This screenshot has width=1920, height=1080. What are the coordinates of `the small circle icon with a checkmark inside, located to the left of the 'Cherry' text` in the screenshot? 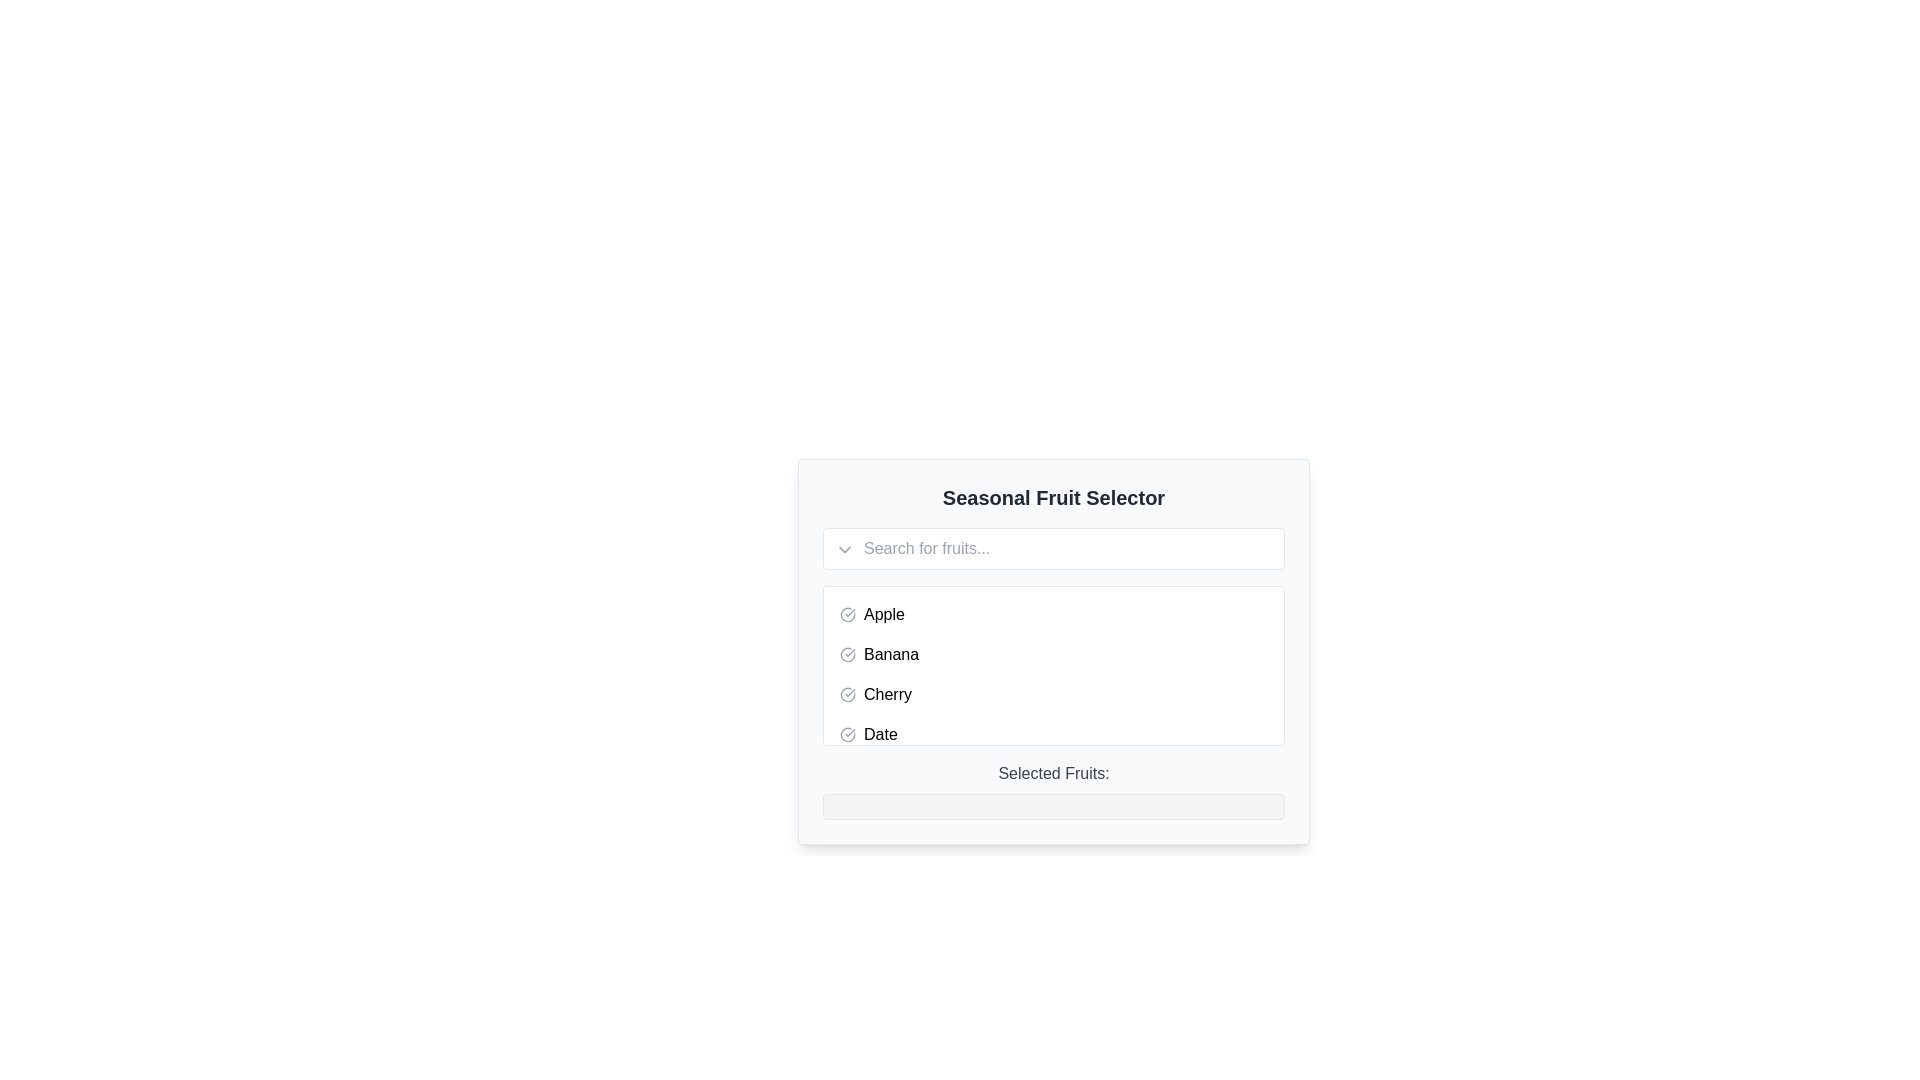 It's located at (848, 693).